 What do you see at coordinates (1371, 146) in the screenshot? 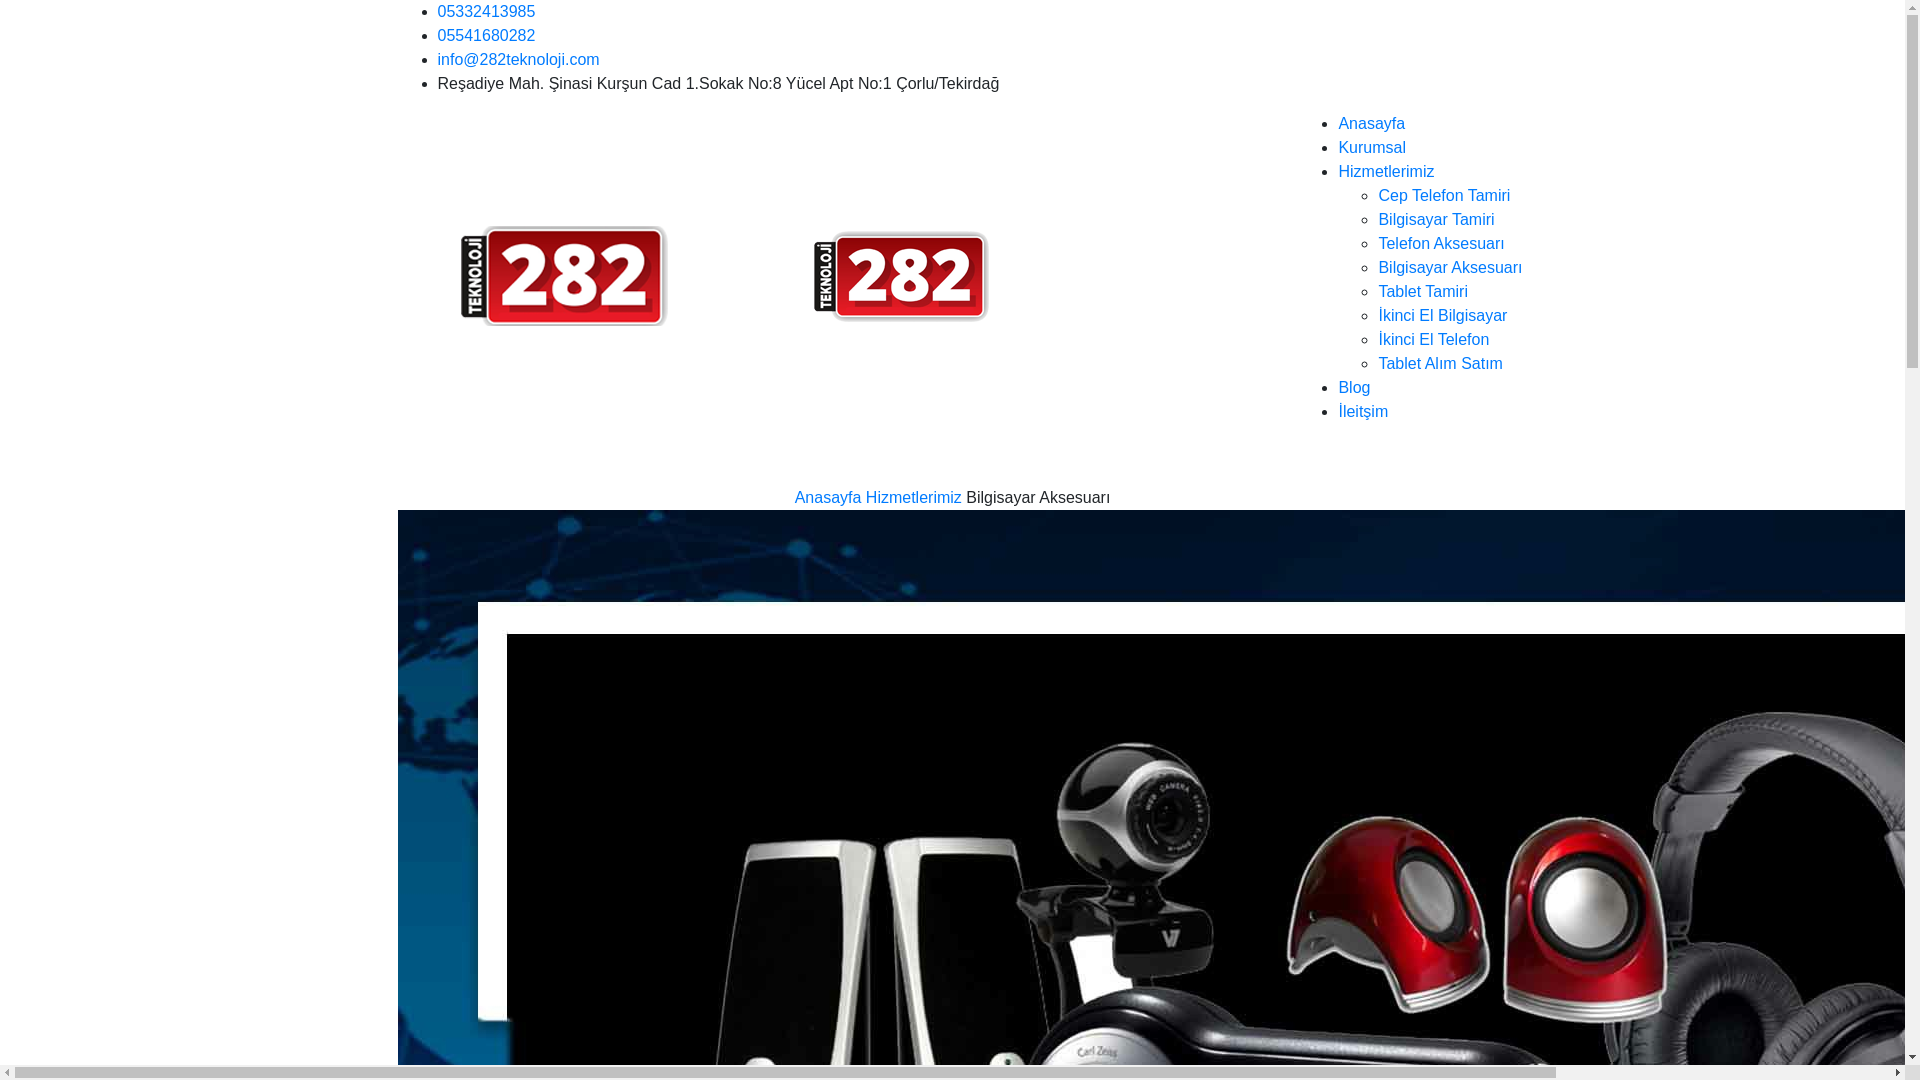
I see `'Kurumsal'` at bounding box center [1371, 146].